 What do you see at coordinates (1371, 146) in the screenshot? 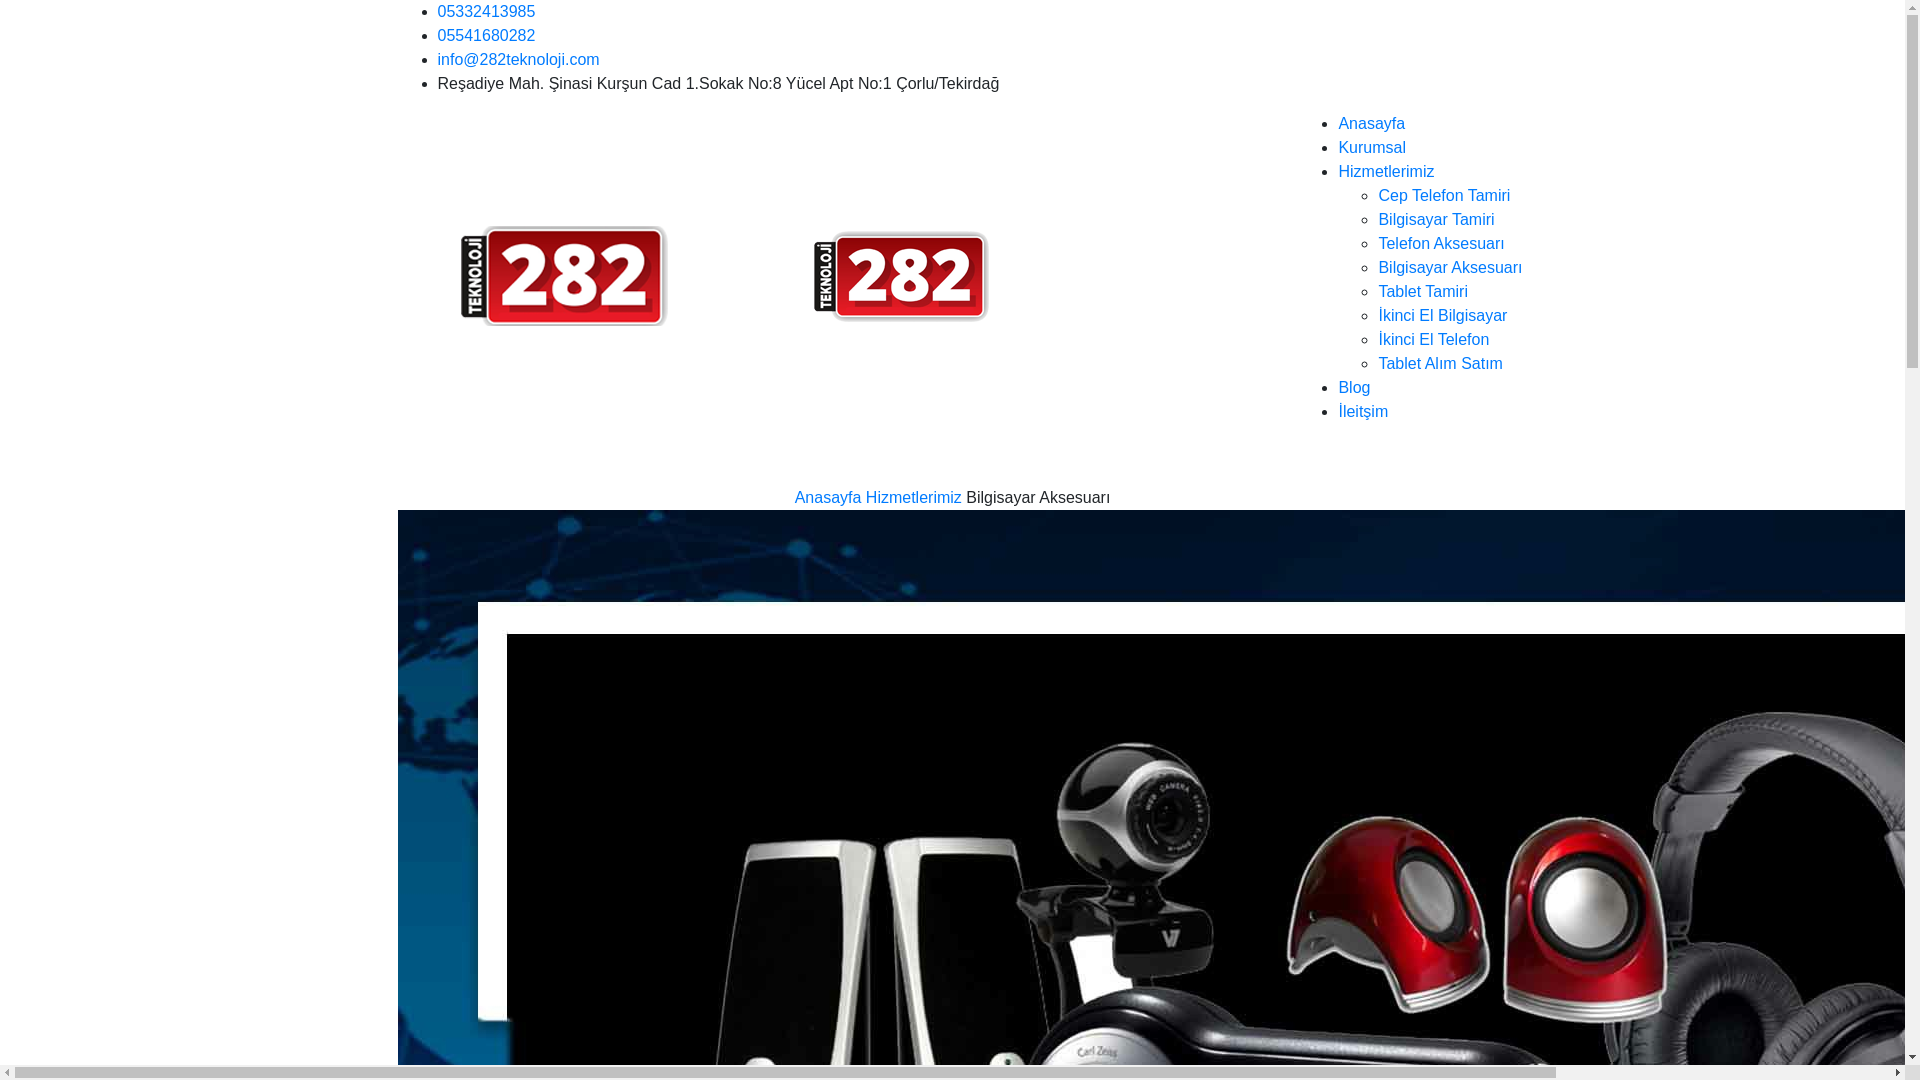
I see `'Kurumsal'` at bounding box center [1371, 146].